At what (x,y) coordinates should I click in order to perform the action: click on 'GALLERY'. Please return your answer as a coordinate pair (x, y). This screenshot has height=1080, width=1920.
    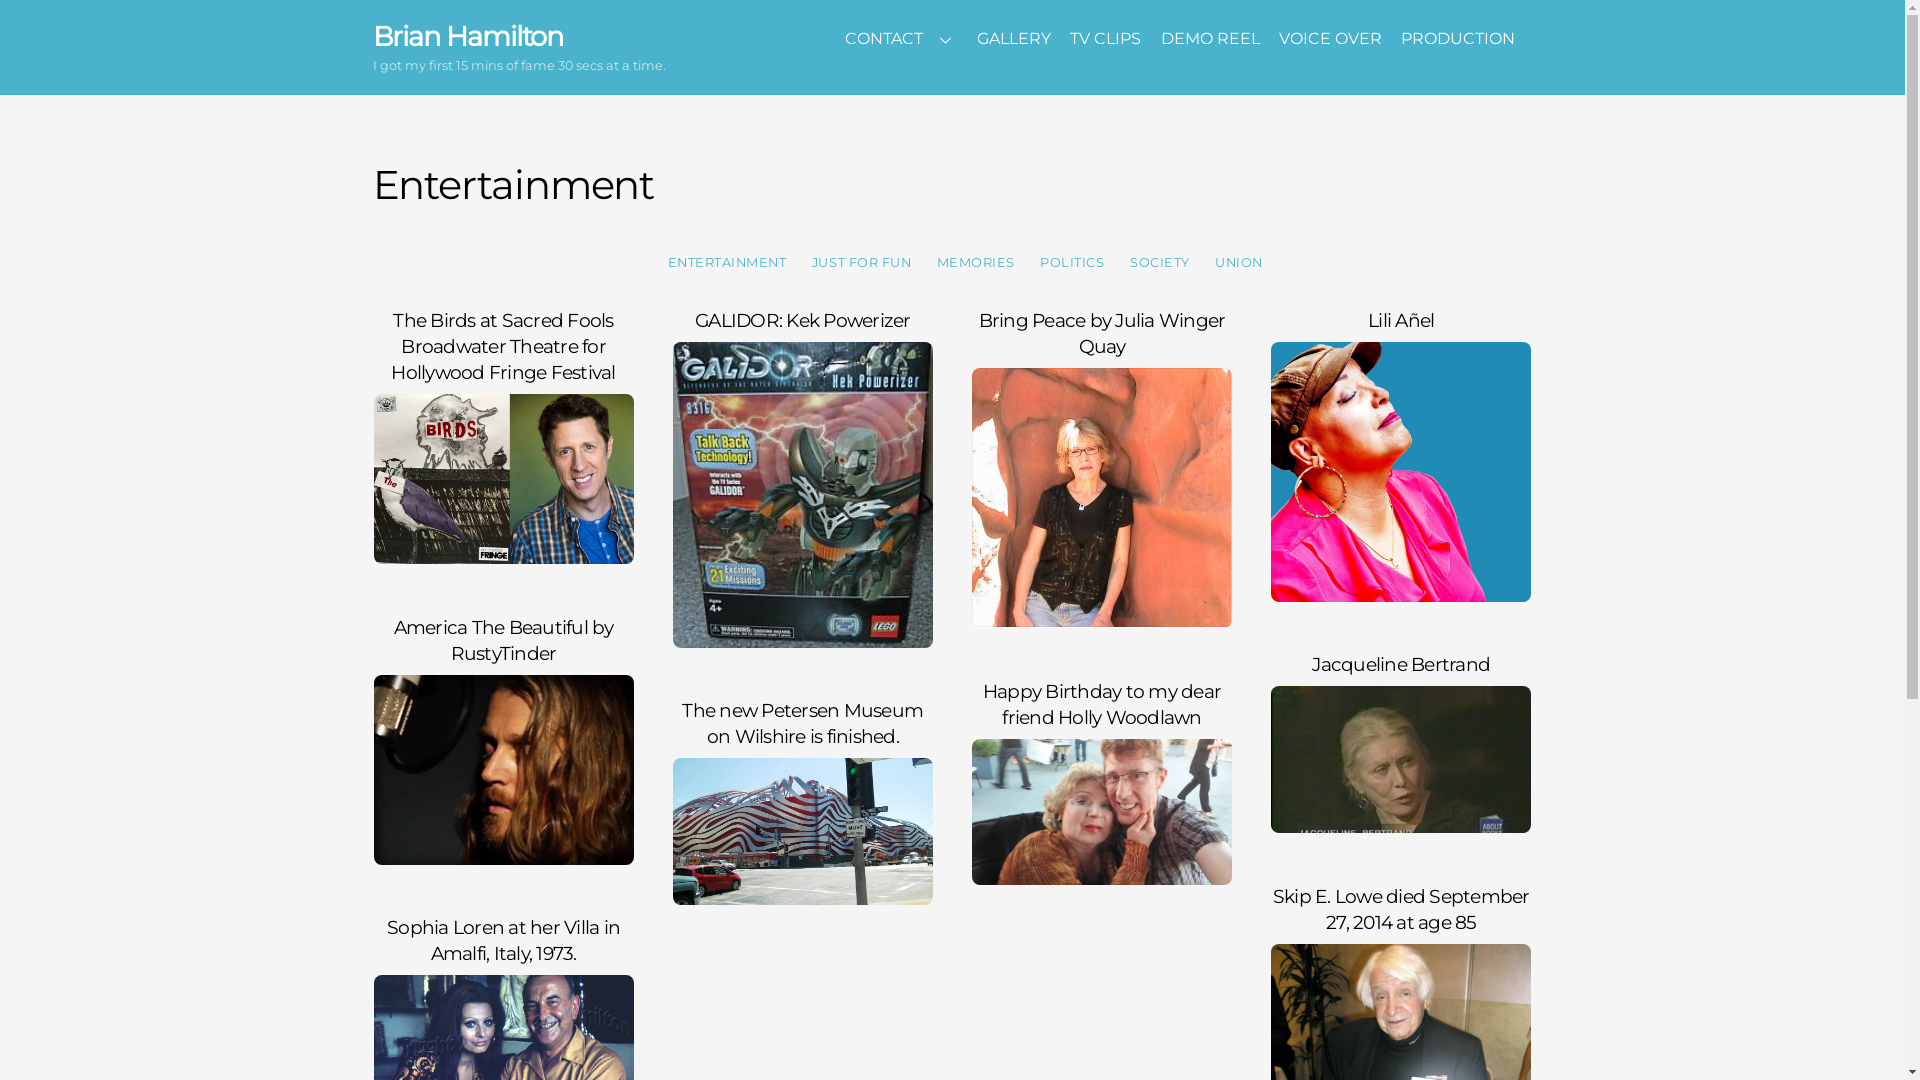
    Looking at the image, I should click on (968, 38).